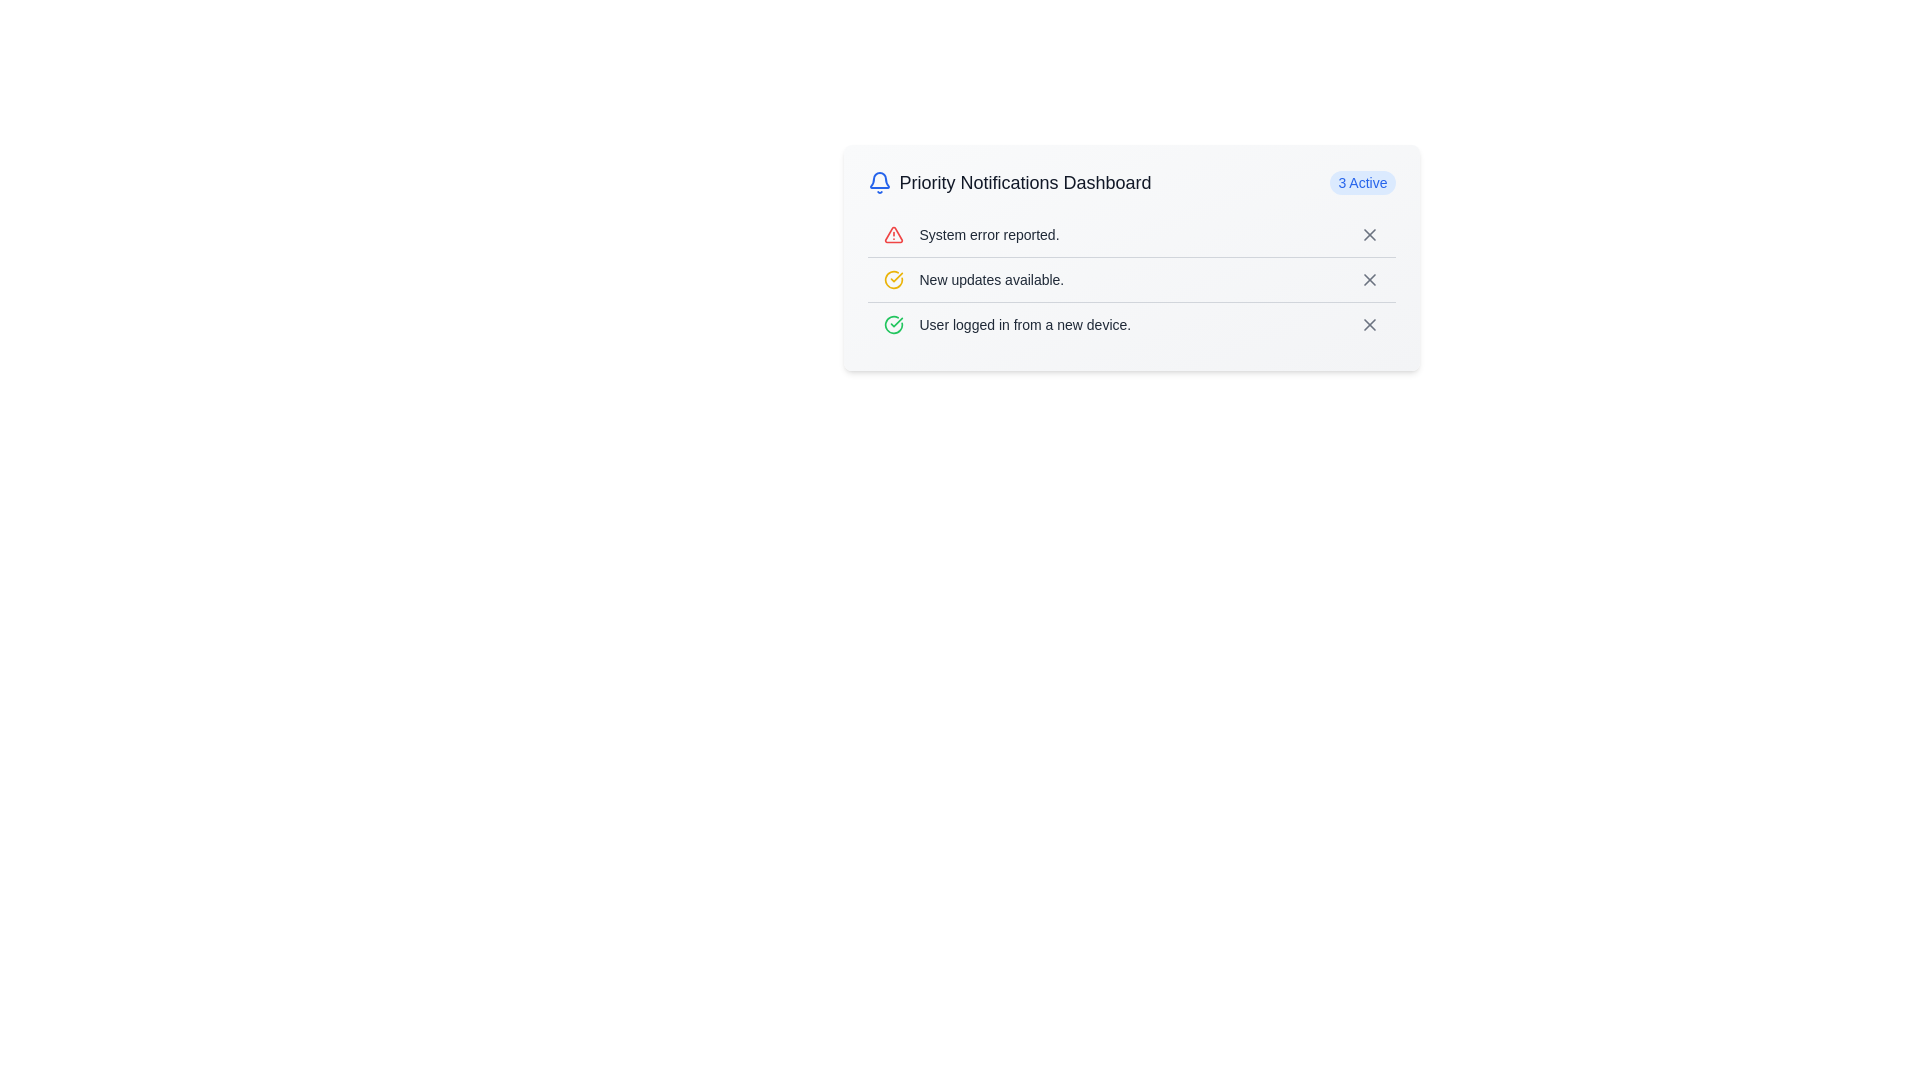  What do you see at coordinates (1025, 323) in the screenshot?
I see `text content of the notification message located in the third row of the 'Priority Notifications Dashboard' panel, which is to the right of a green checkmark icon and above a close icon` at bounding box center [1025, 323].